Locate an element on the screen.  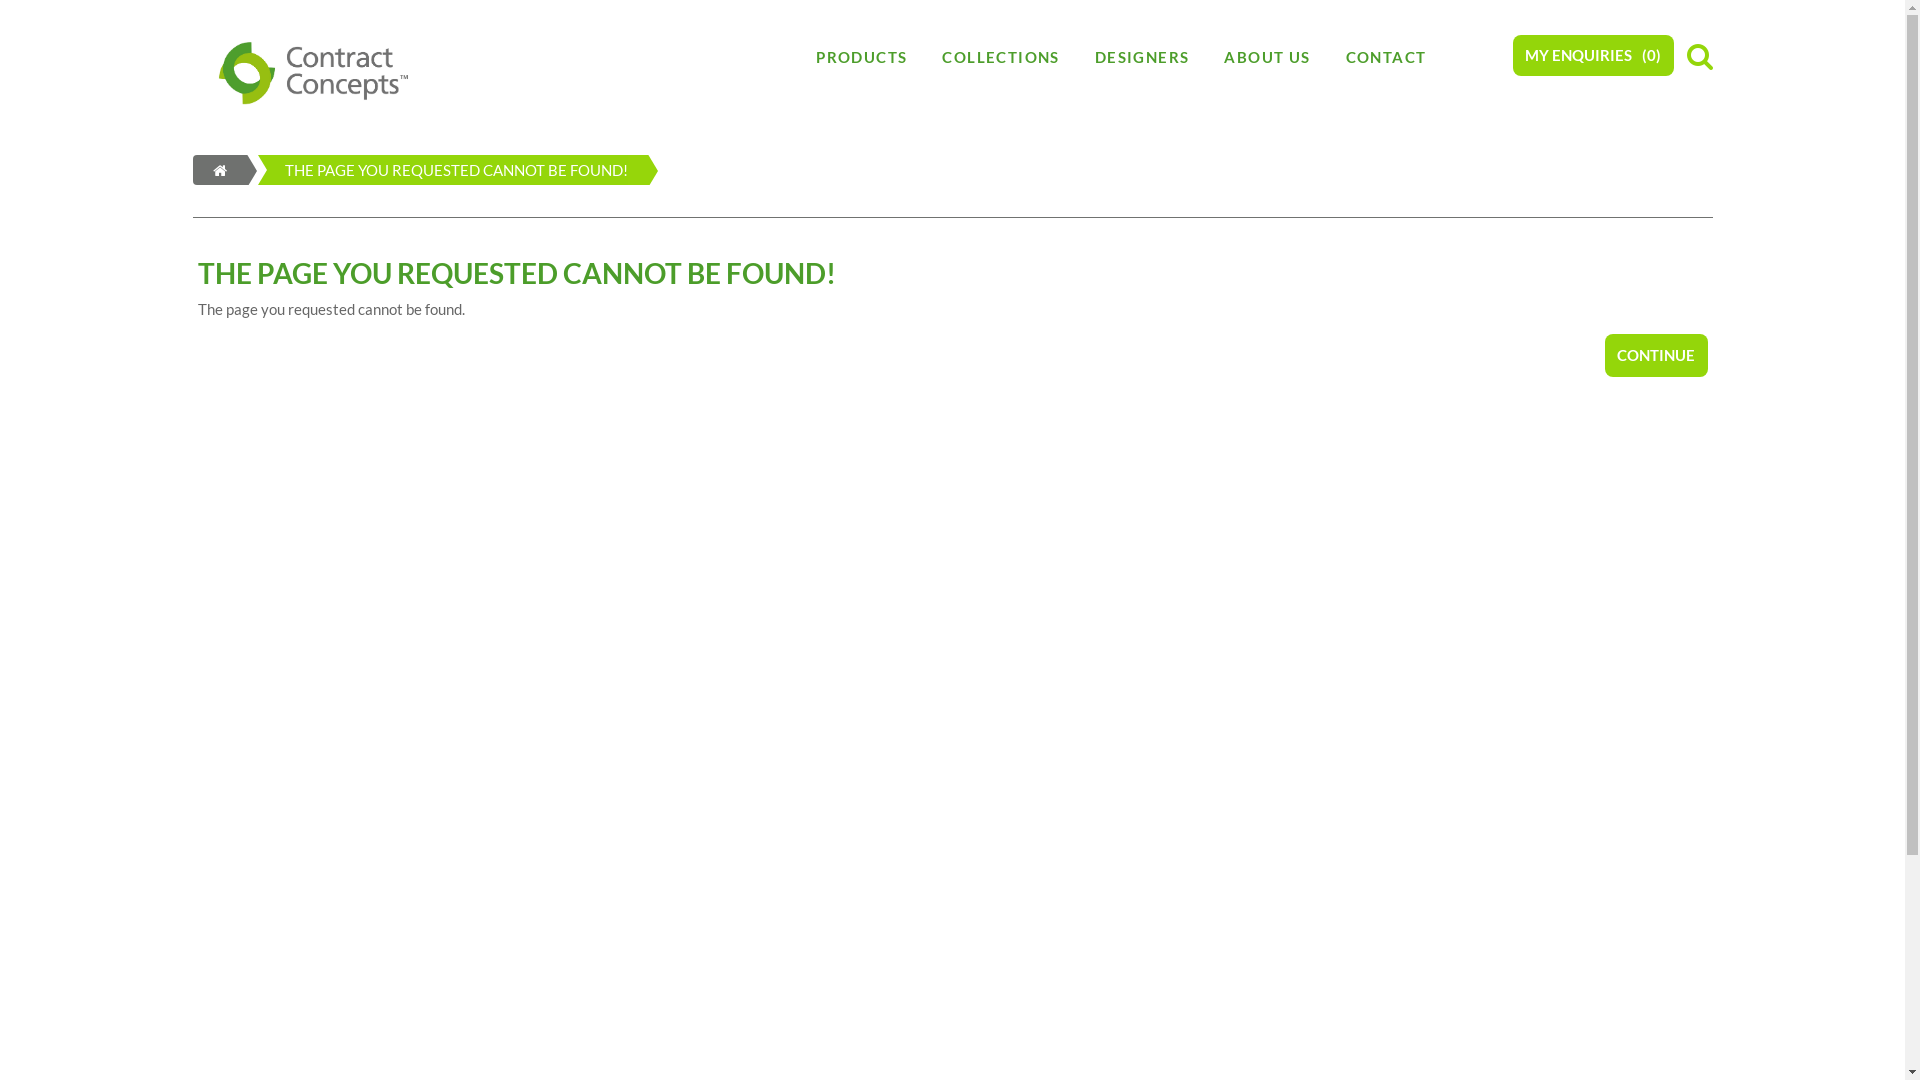
'DESIGNERS' is located at coordinates (1142, 56).